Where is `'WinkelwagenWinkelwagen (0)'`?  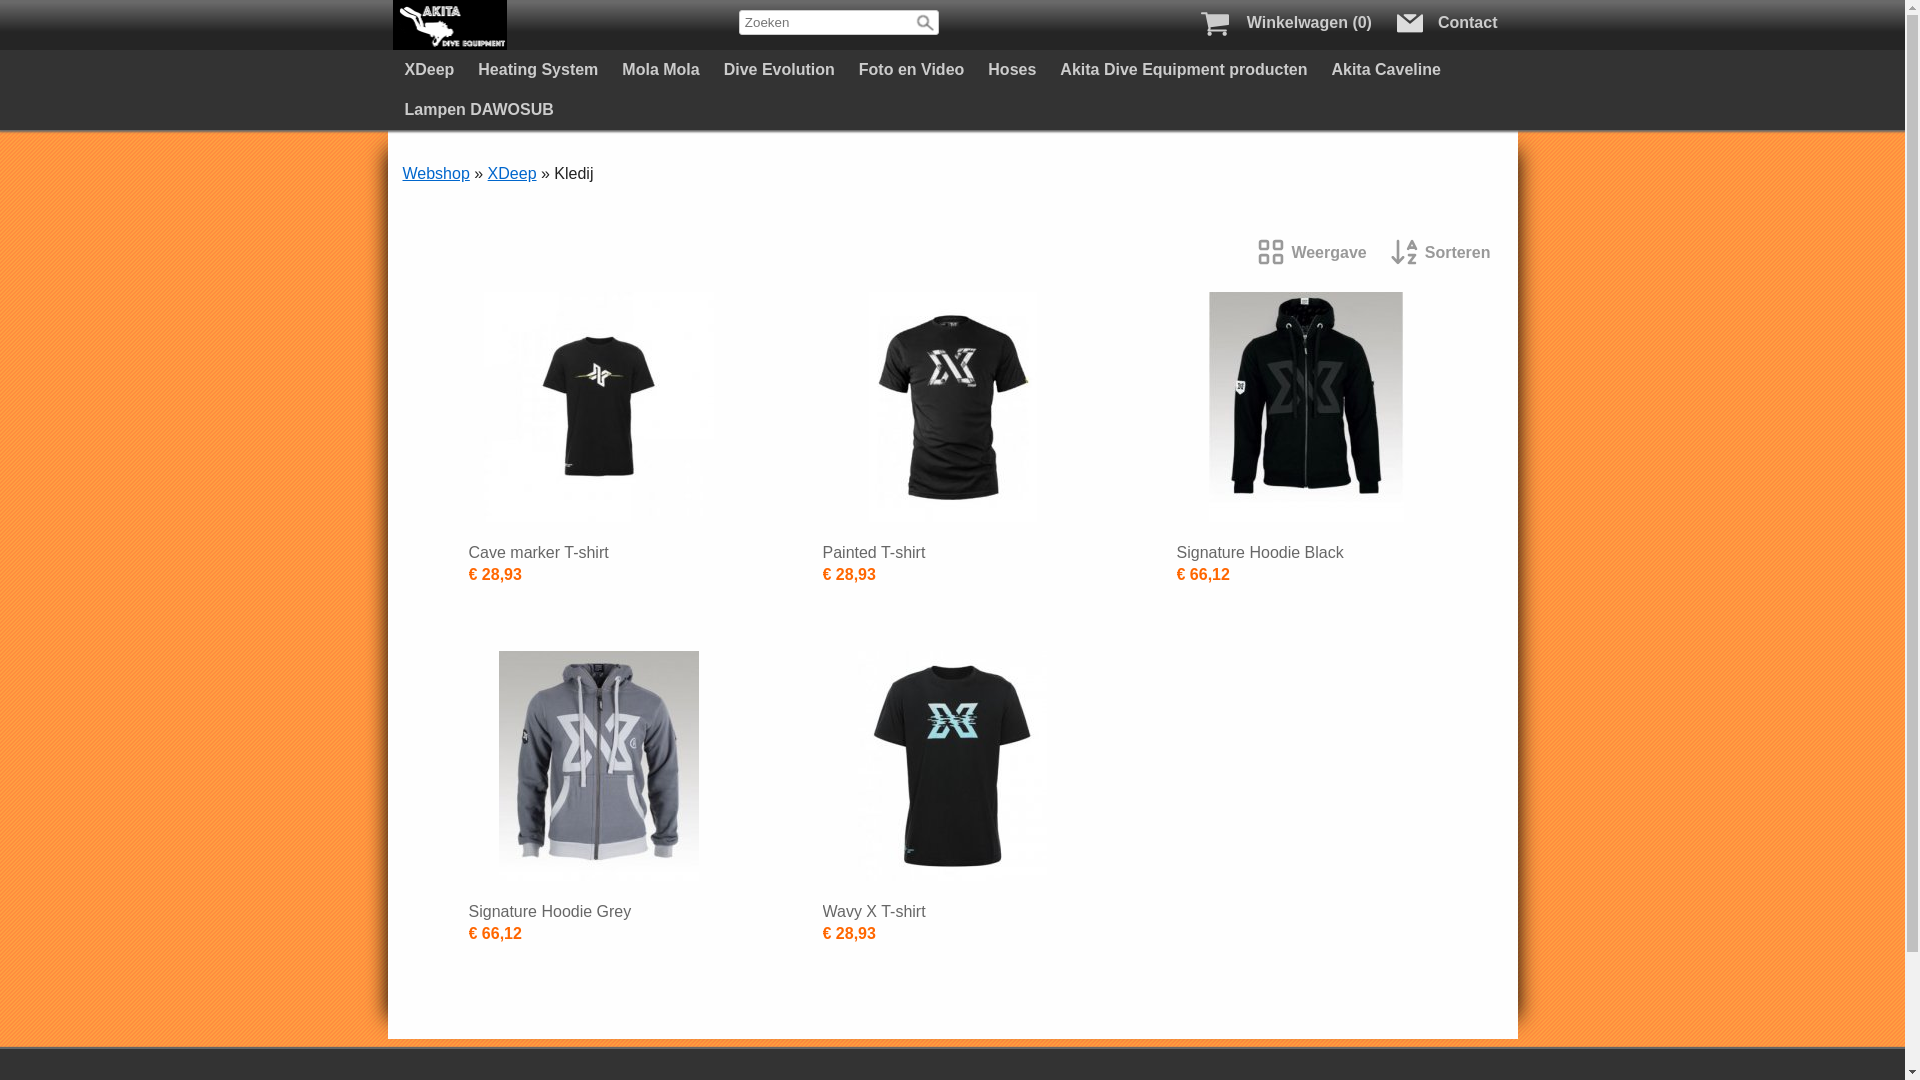 'WinkelwagenWinkelwagen (0)' is located at coordinates (1281, 23).